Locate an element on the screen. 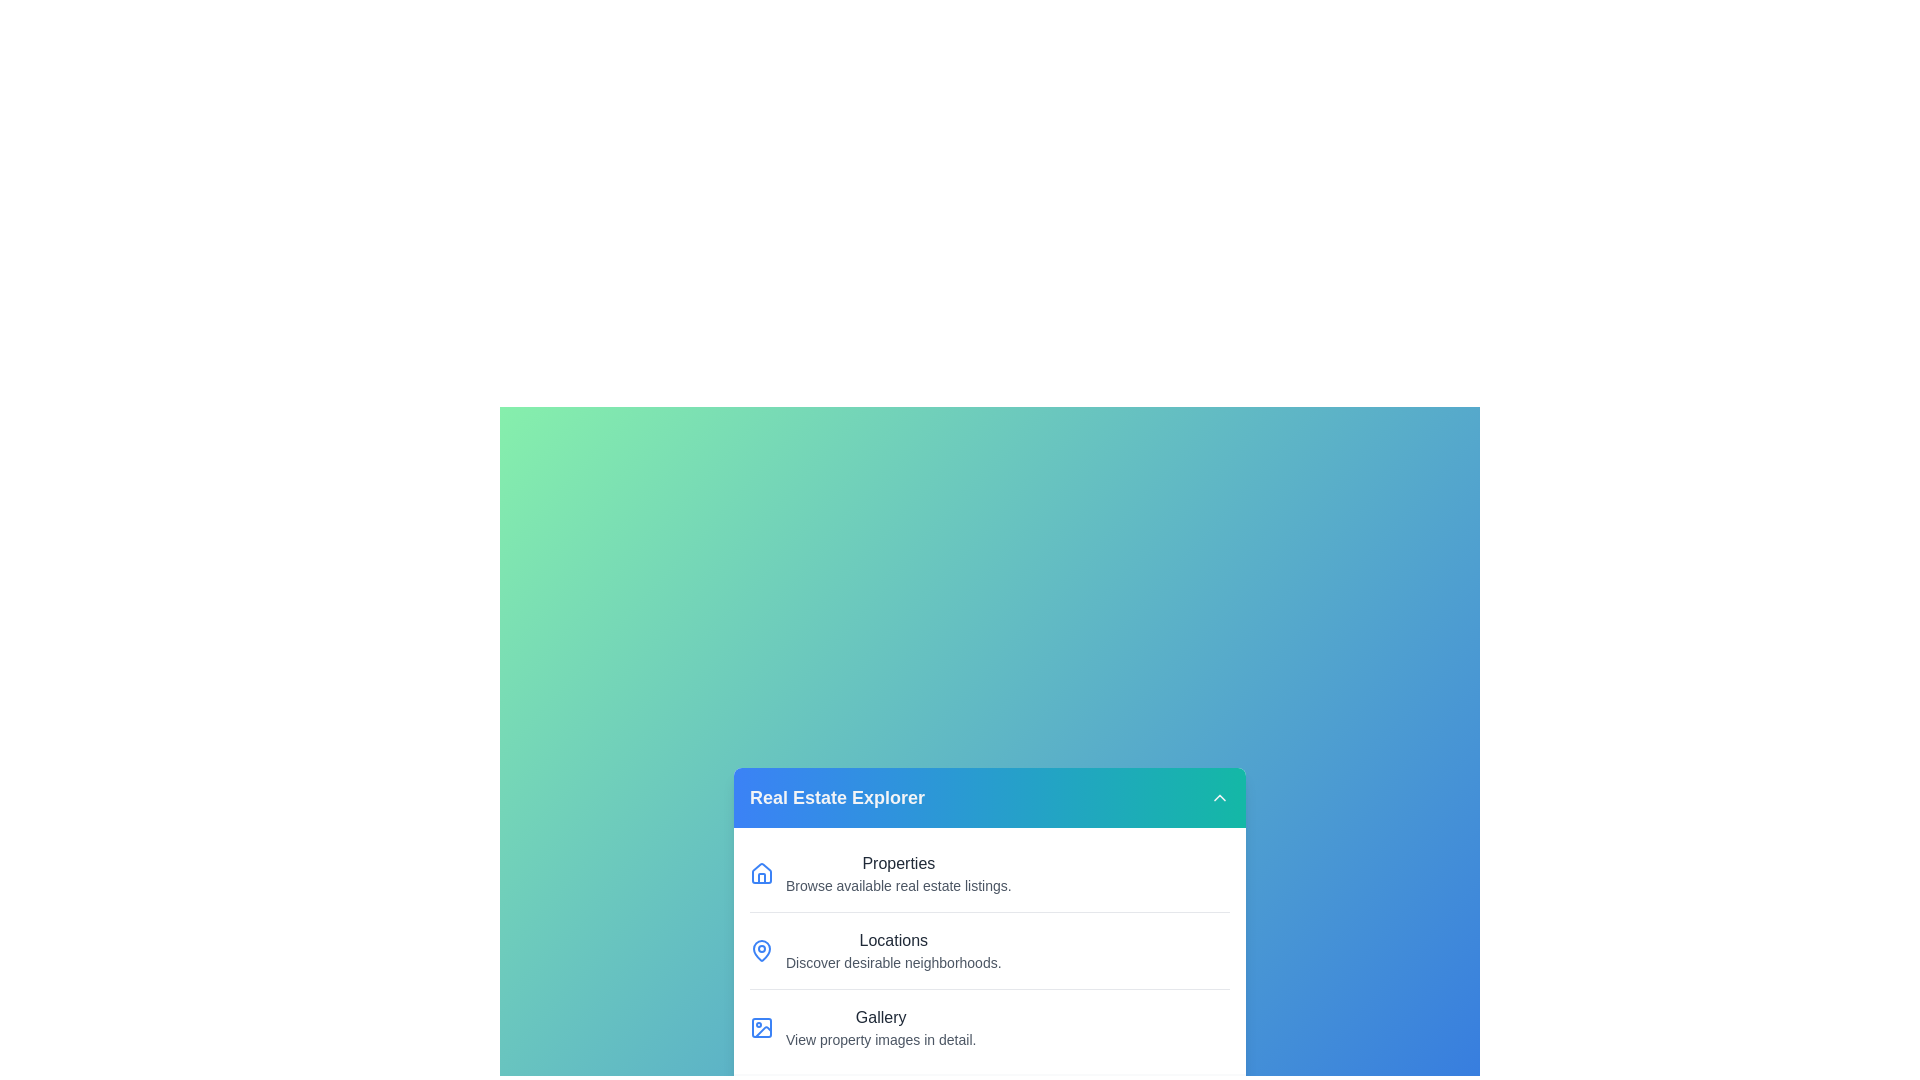 Image resolution: width=1920 pixels, height=1080 pixels. the menu item Properties from the RealEstateMenu is located at coordinates (989, 873).